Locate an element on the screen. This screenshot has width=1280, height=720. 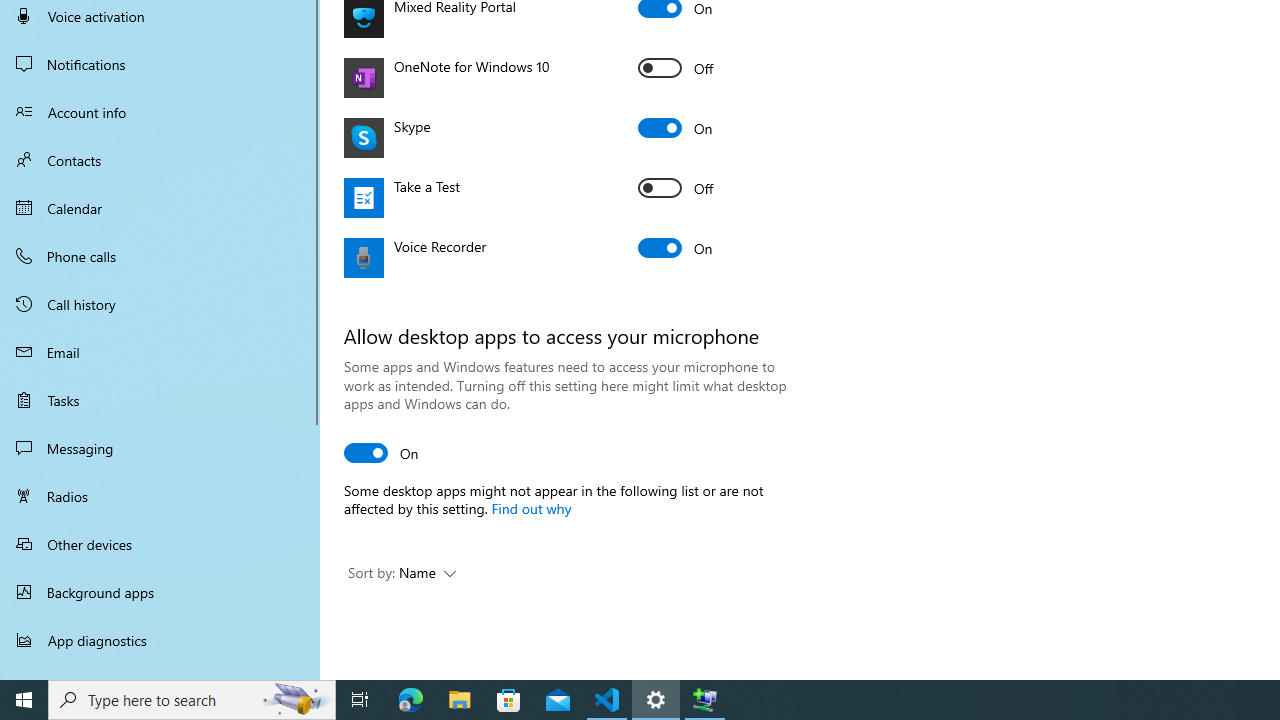
'Contacts' is located at coordinates (160, 159).